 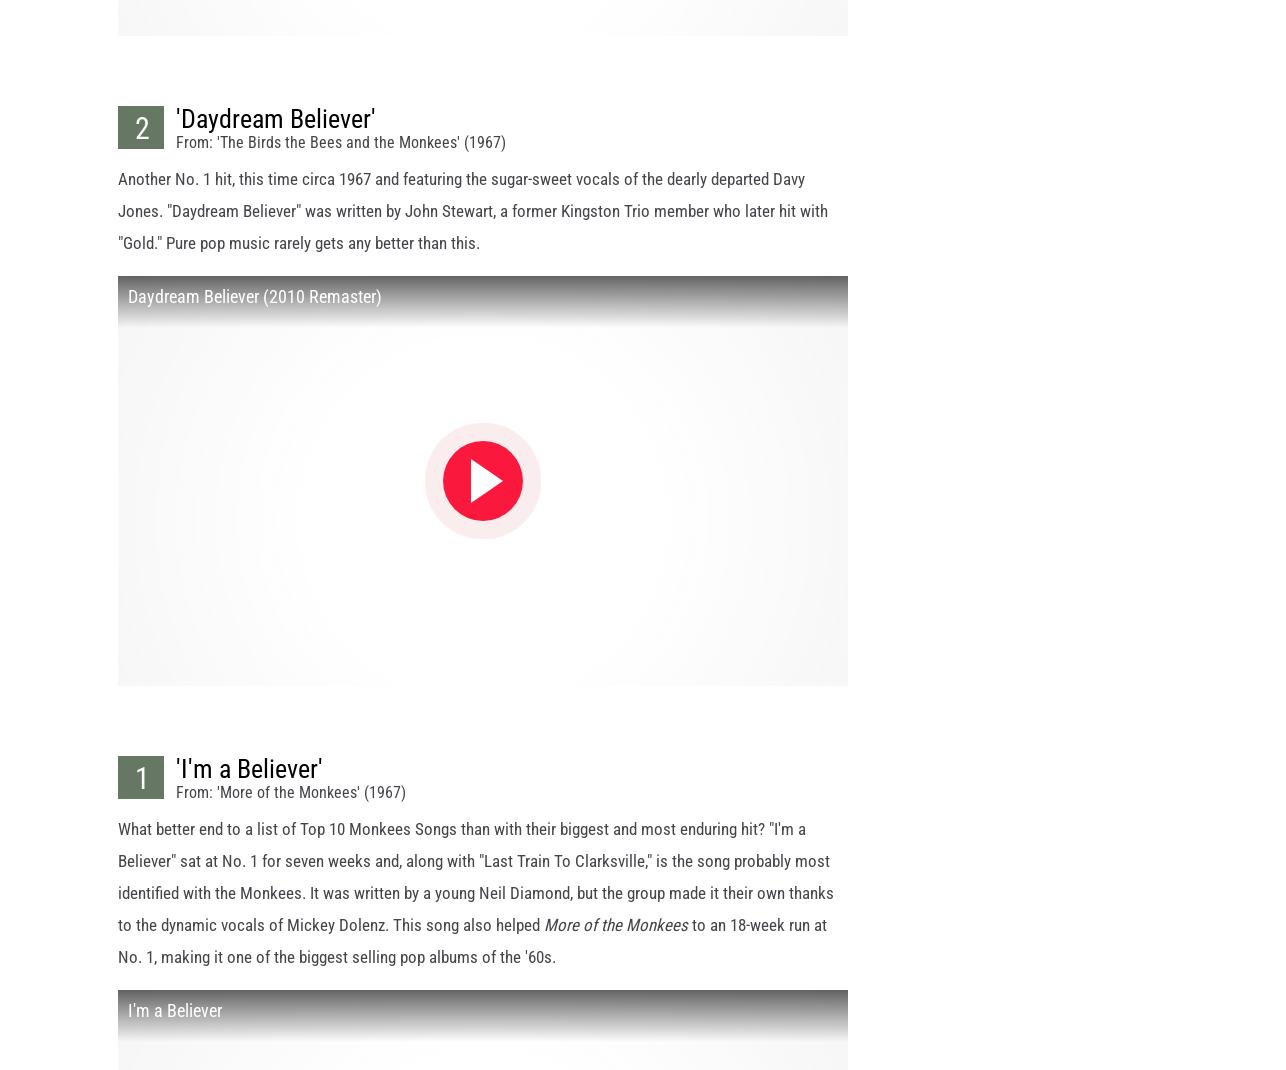 What do you see at coordinates (134, 146) in the screenshot?
I see `'2'` at bounding box center [134, 146].